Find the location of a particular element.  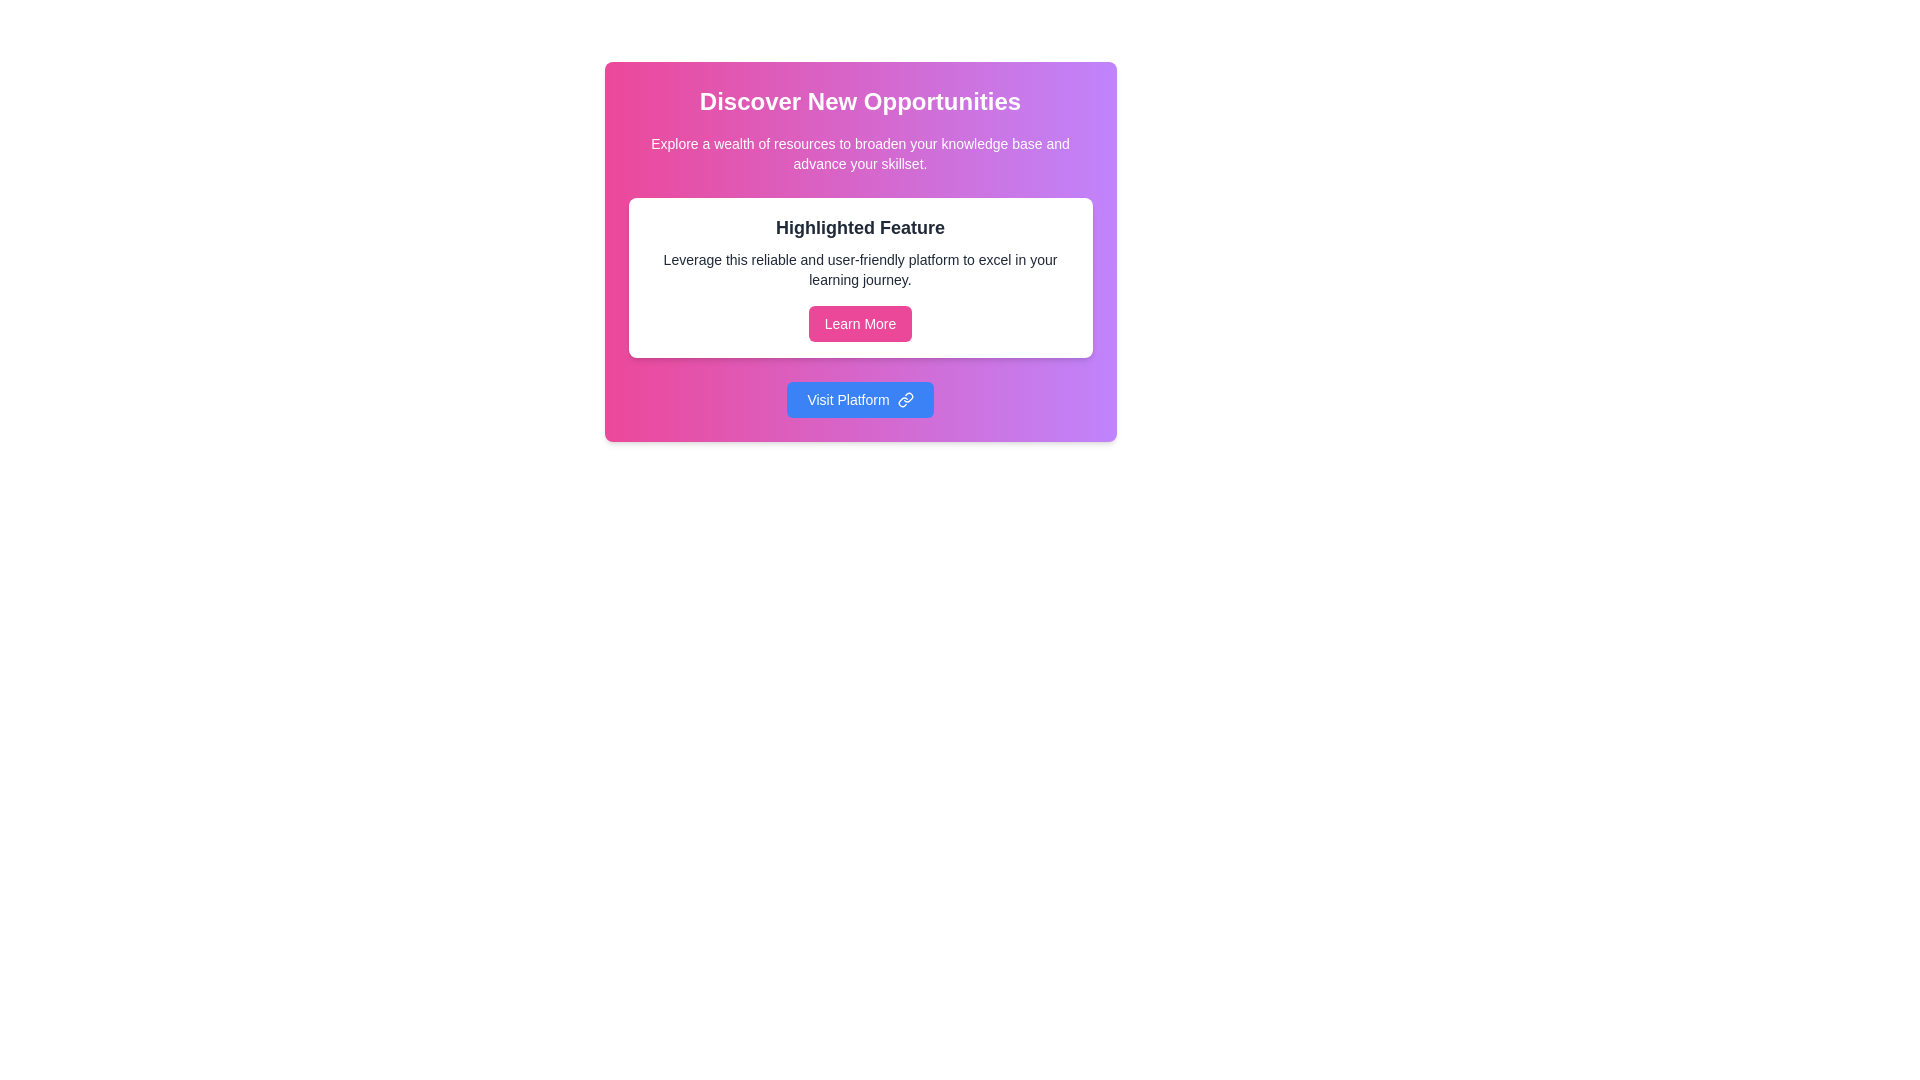

the blue button labeled 'Visit Platform' with a link icon is located at coordinates (860, 400).